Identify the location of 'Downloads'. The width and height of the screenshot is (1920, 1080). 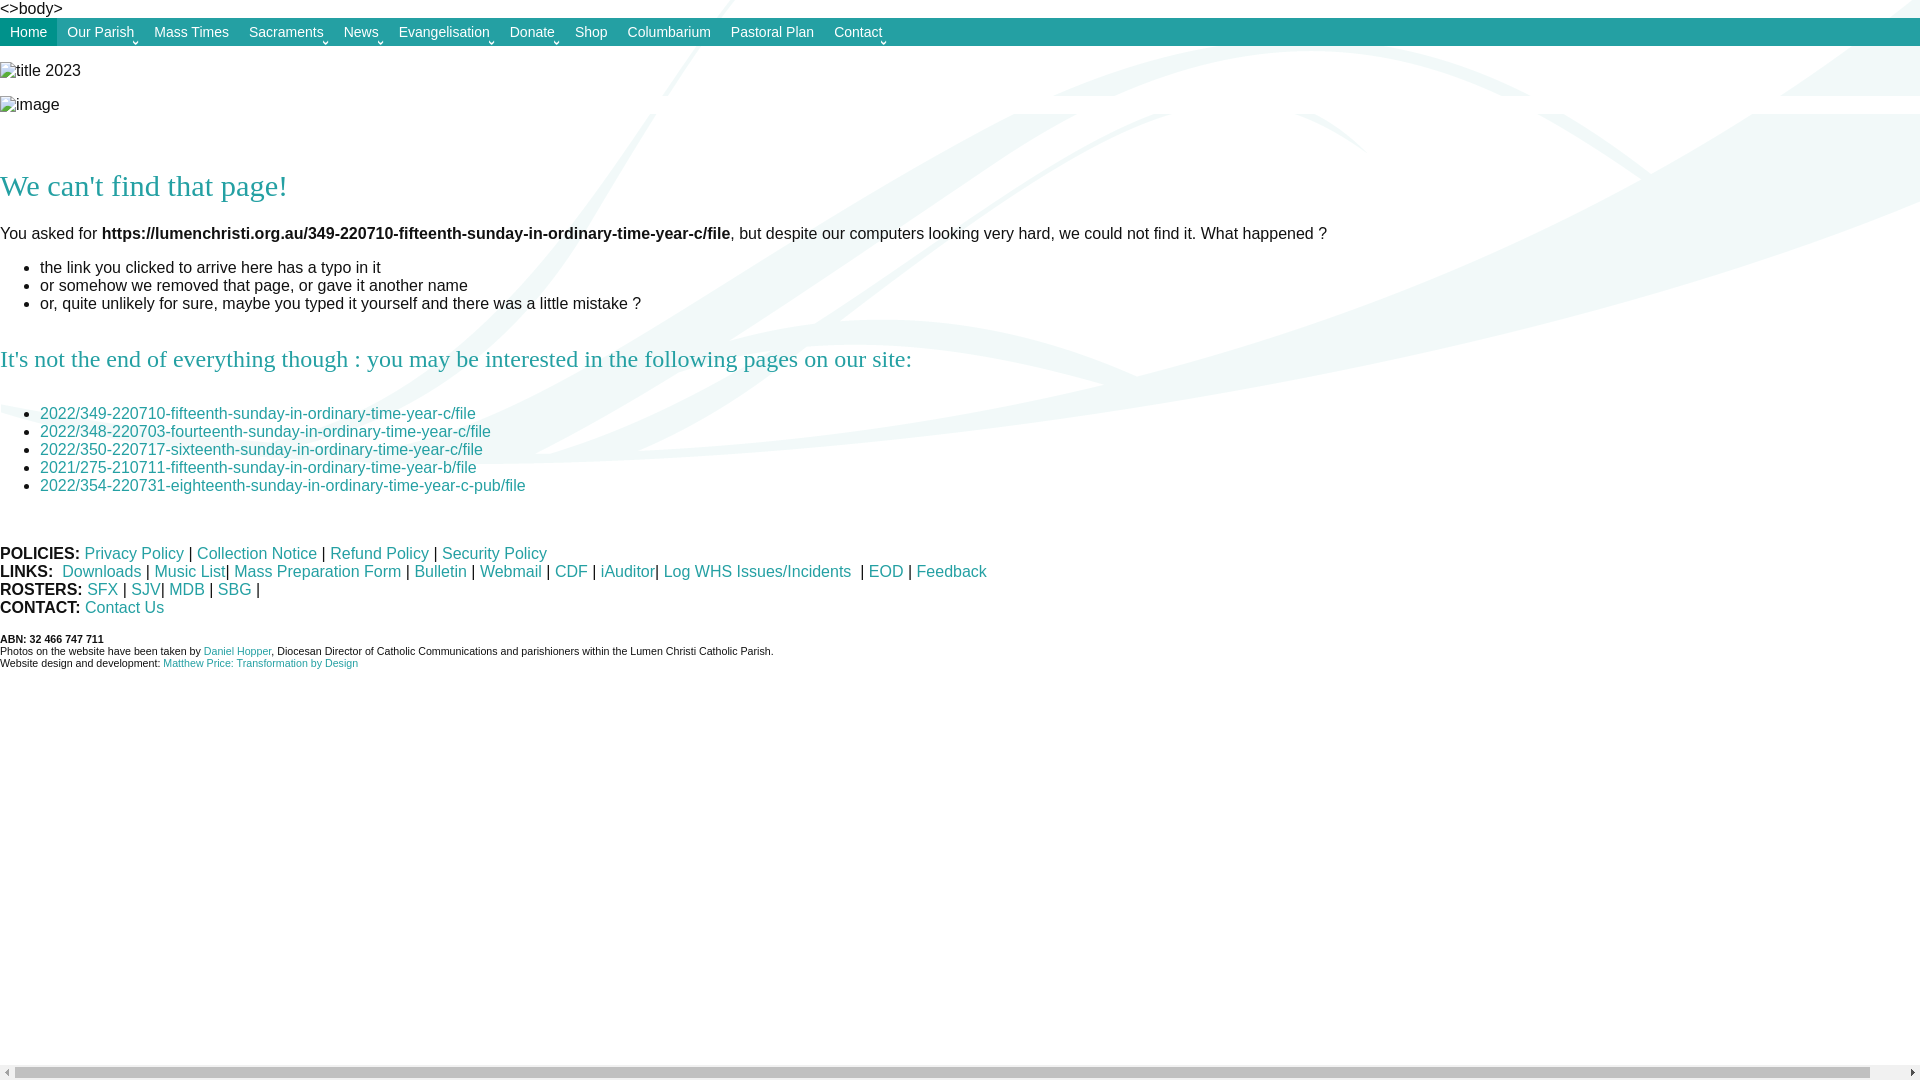
(100, 571).